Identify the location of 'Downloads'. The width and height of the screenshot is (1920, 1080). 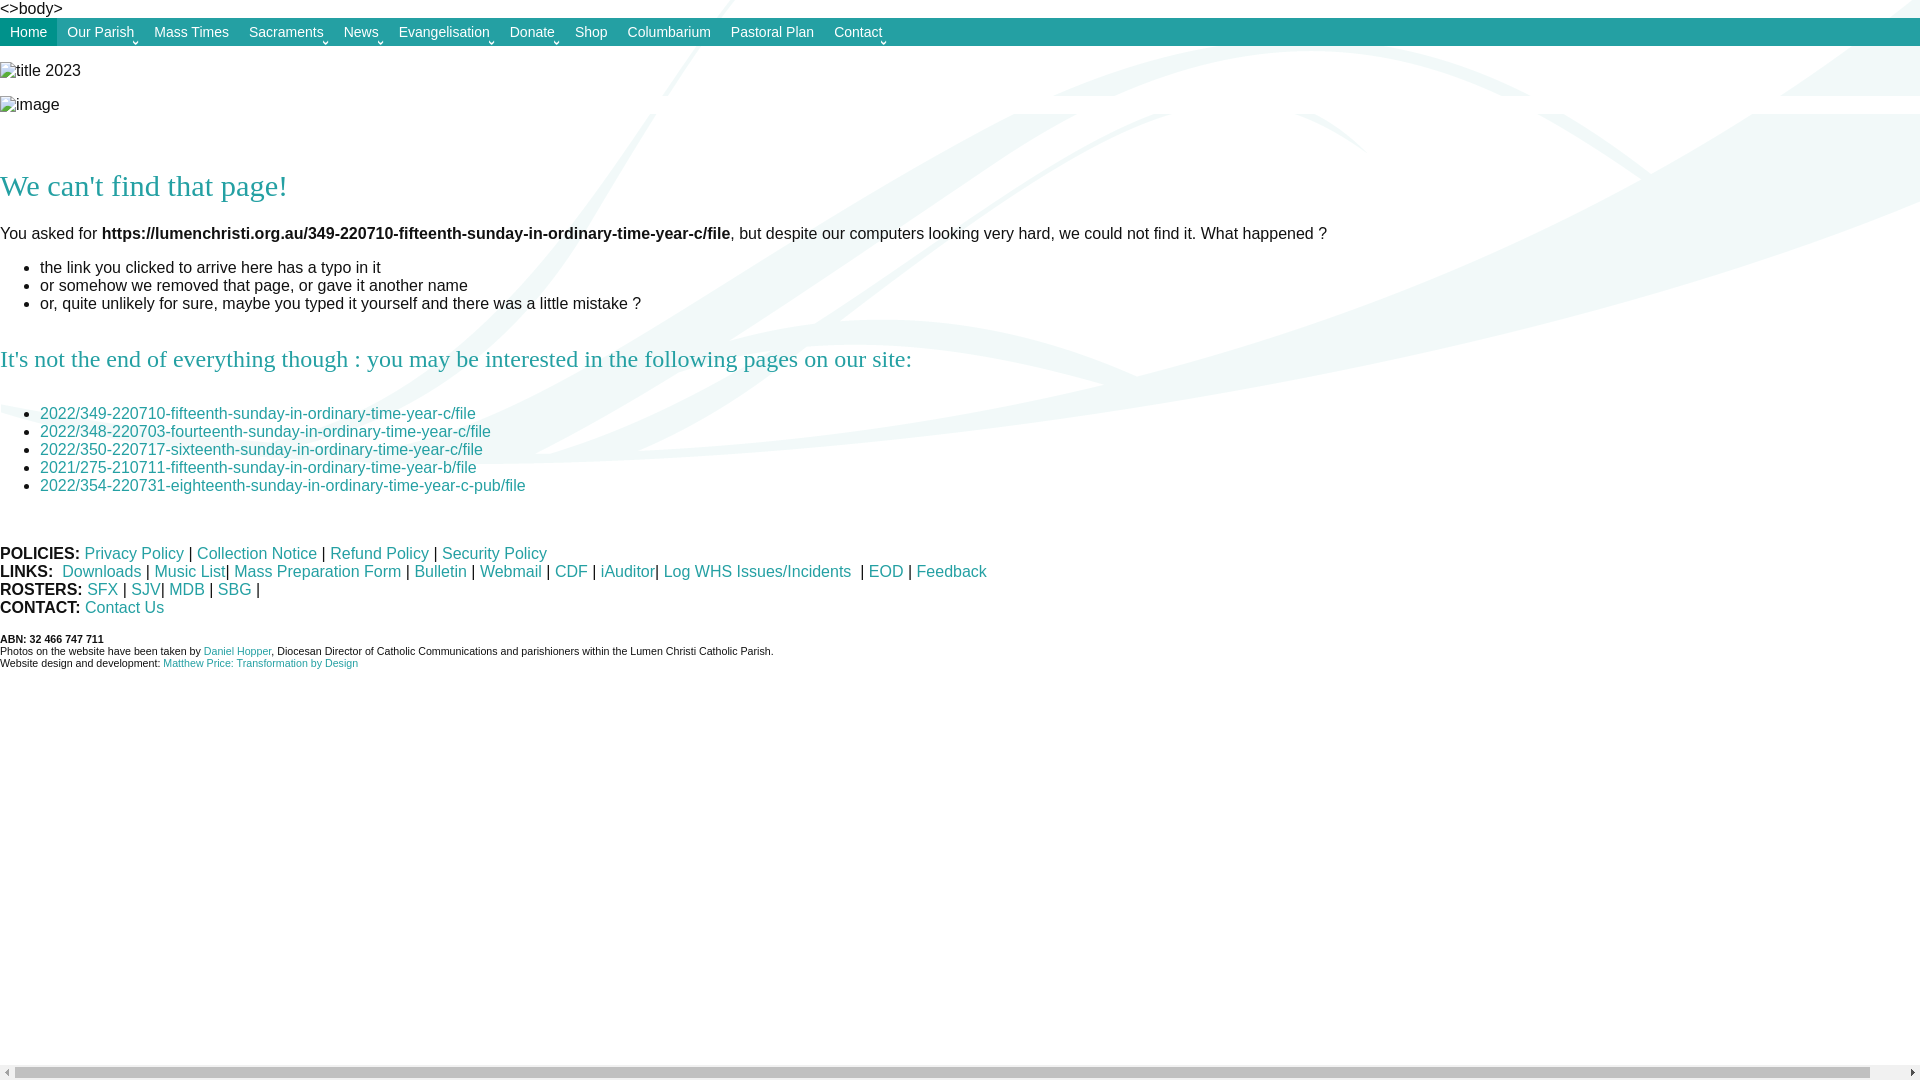
(100, 571).